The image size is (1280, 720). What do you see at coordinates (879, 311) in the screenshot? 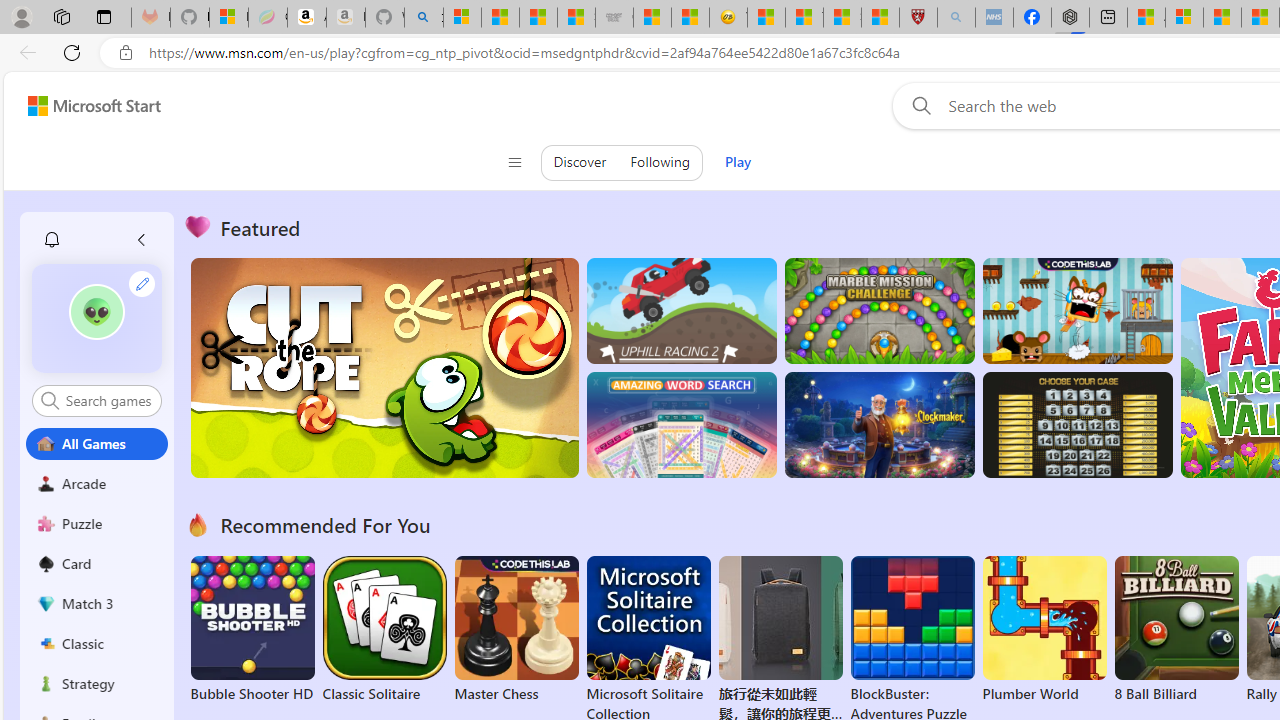
I see `'Marble Mission : Challenge'` at bounding box center [879, 311].